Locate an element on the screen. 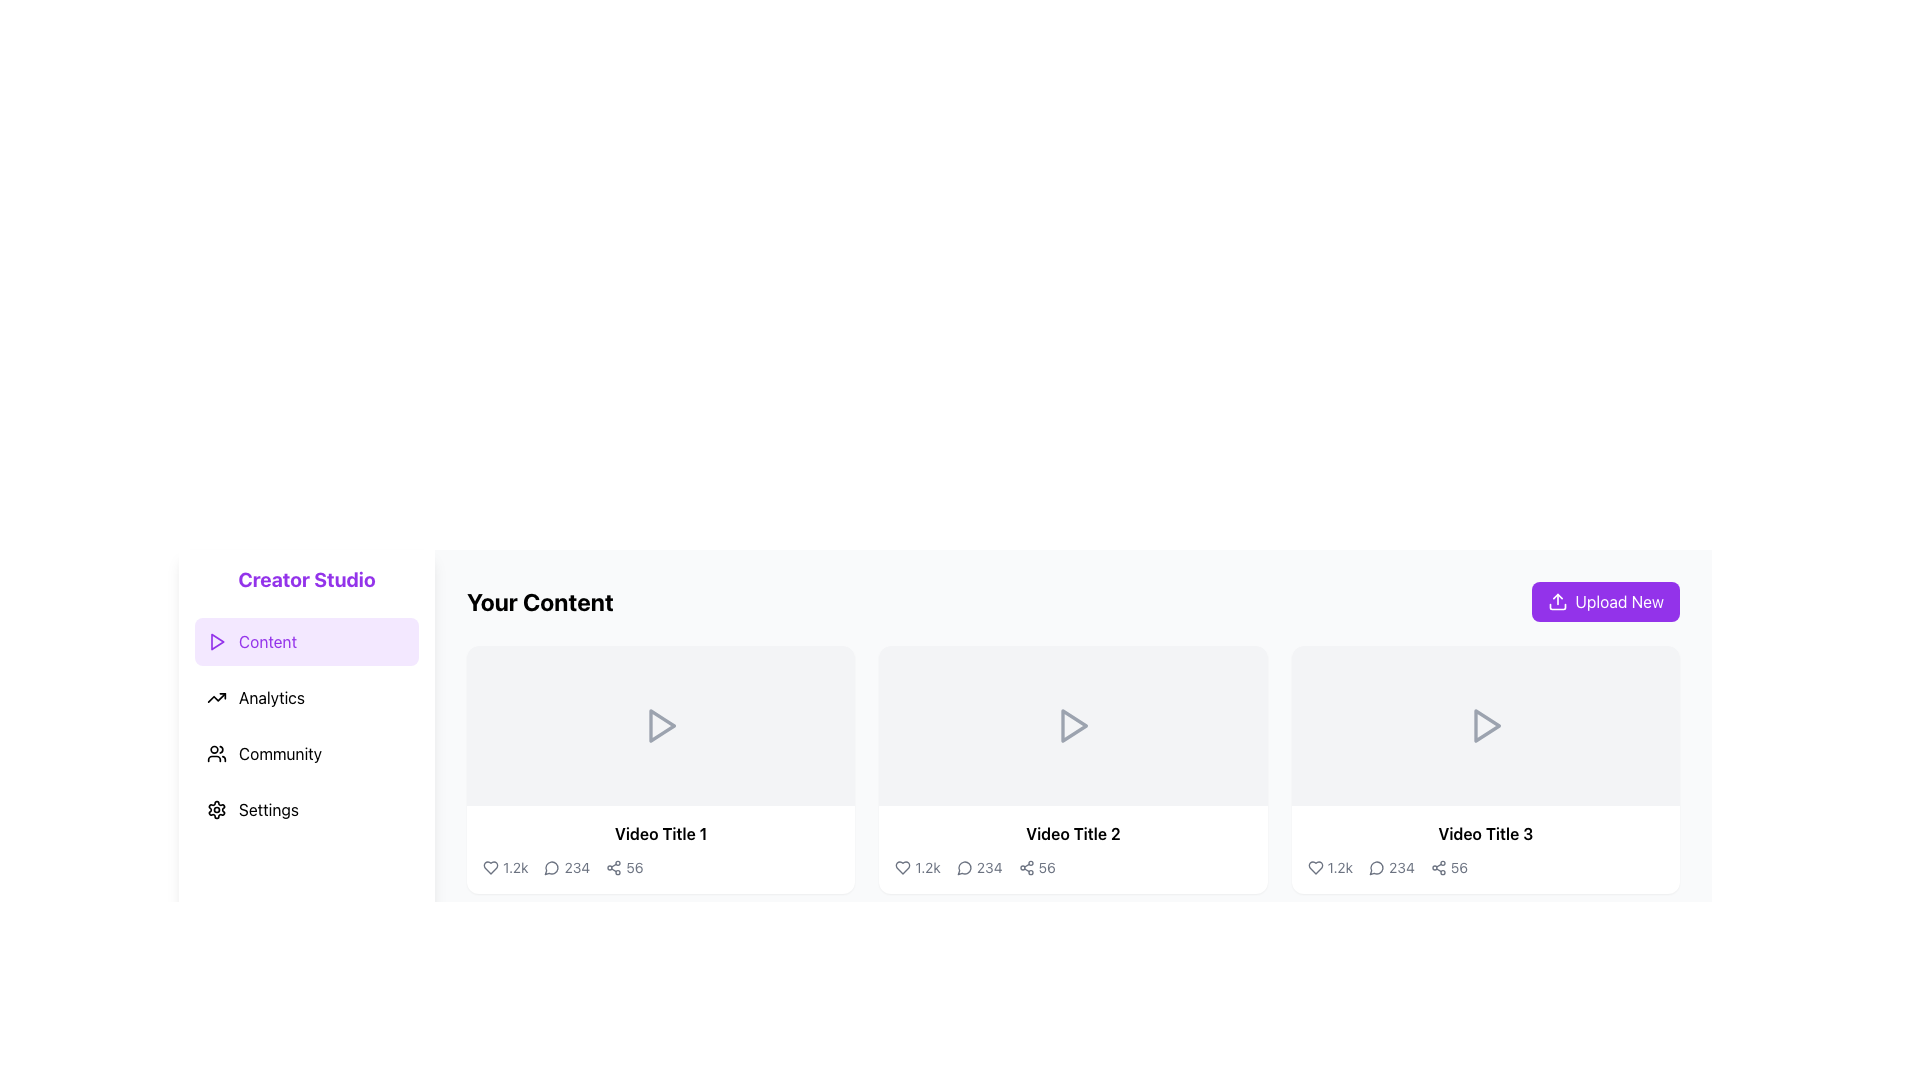 This screenshot has height=1080, width=1920. the Interactive Thumbnail element, which features a centered play icon and is located at the top left of the card layout under 'Your Content' is located at coordinates (661, 725).